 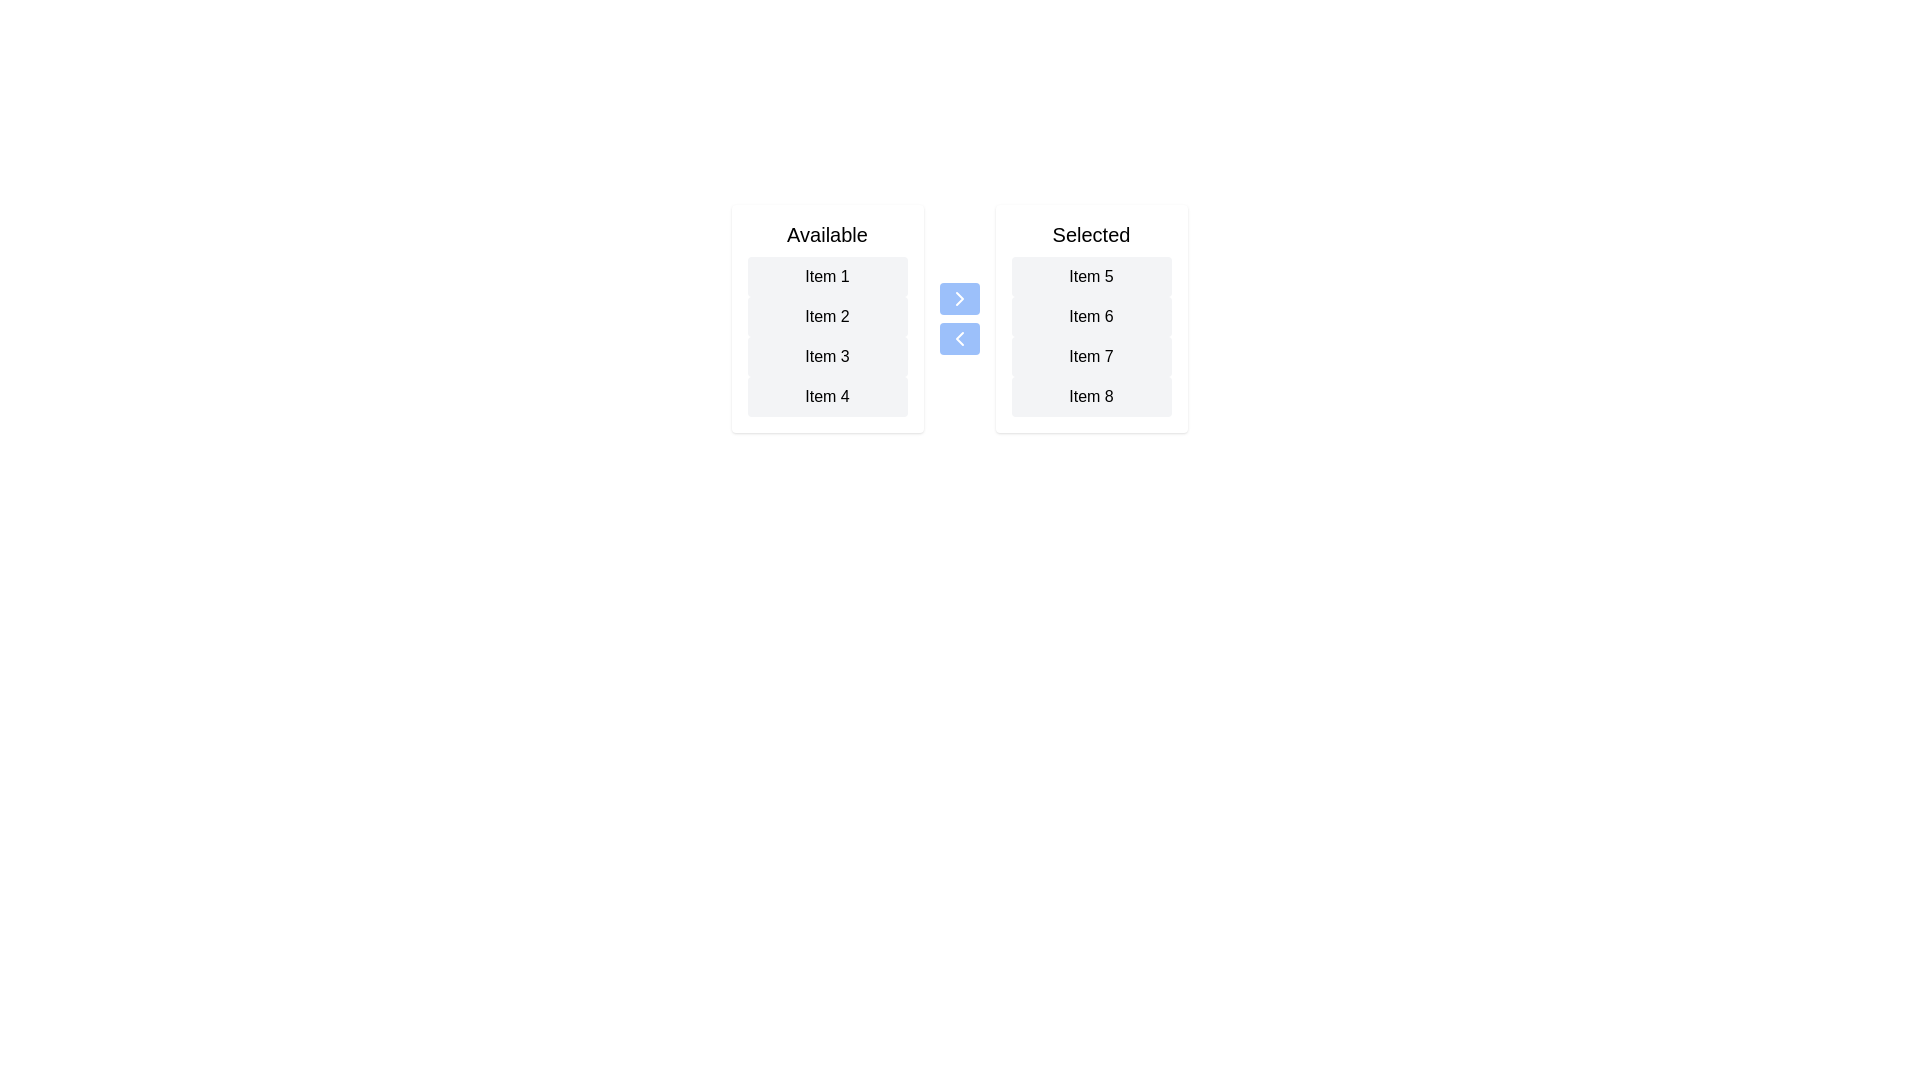 I want to click on the fourth item in the selectable list under the 'Available' section, which is styled to appear selectable but is currently not interactive, so click(x=827, y=397).